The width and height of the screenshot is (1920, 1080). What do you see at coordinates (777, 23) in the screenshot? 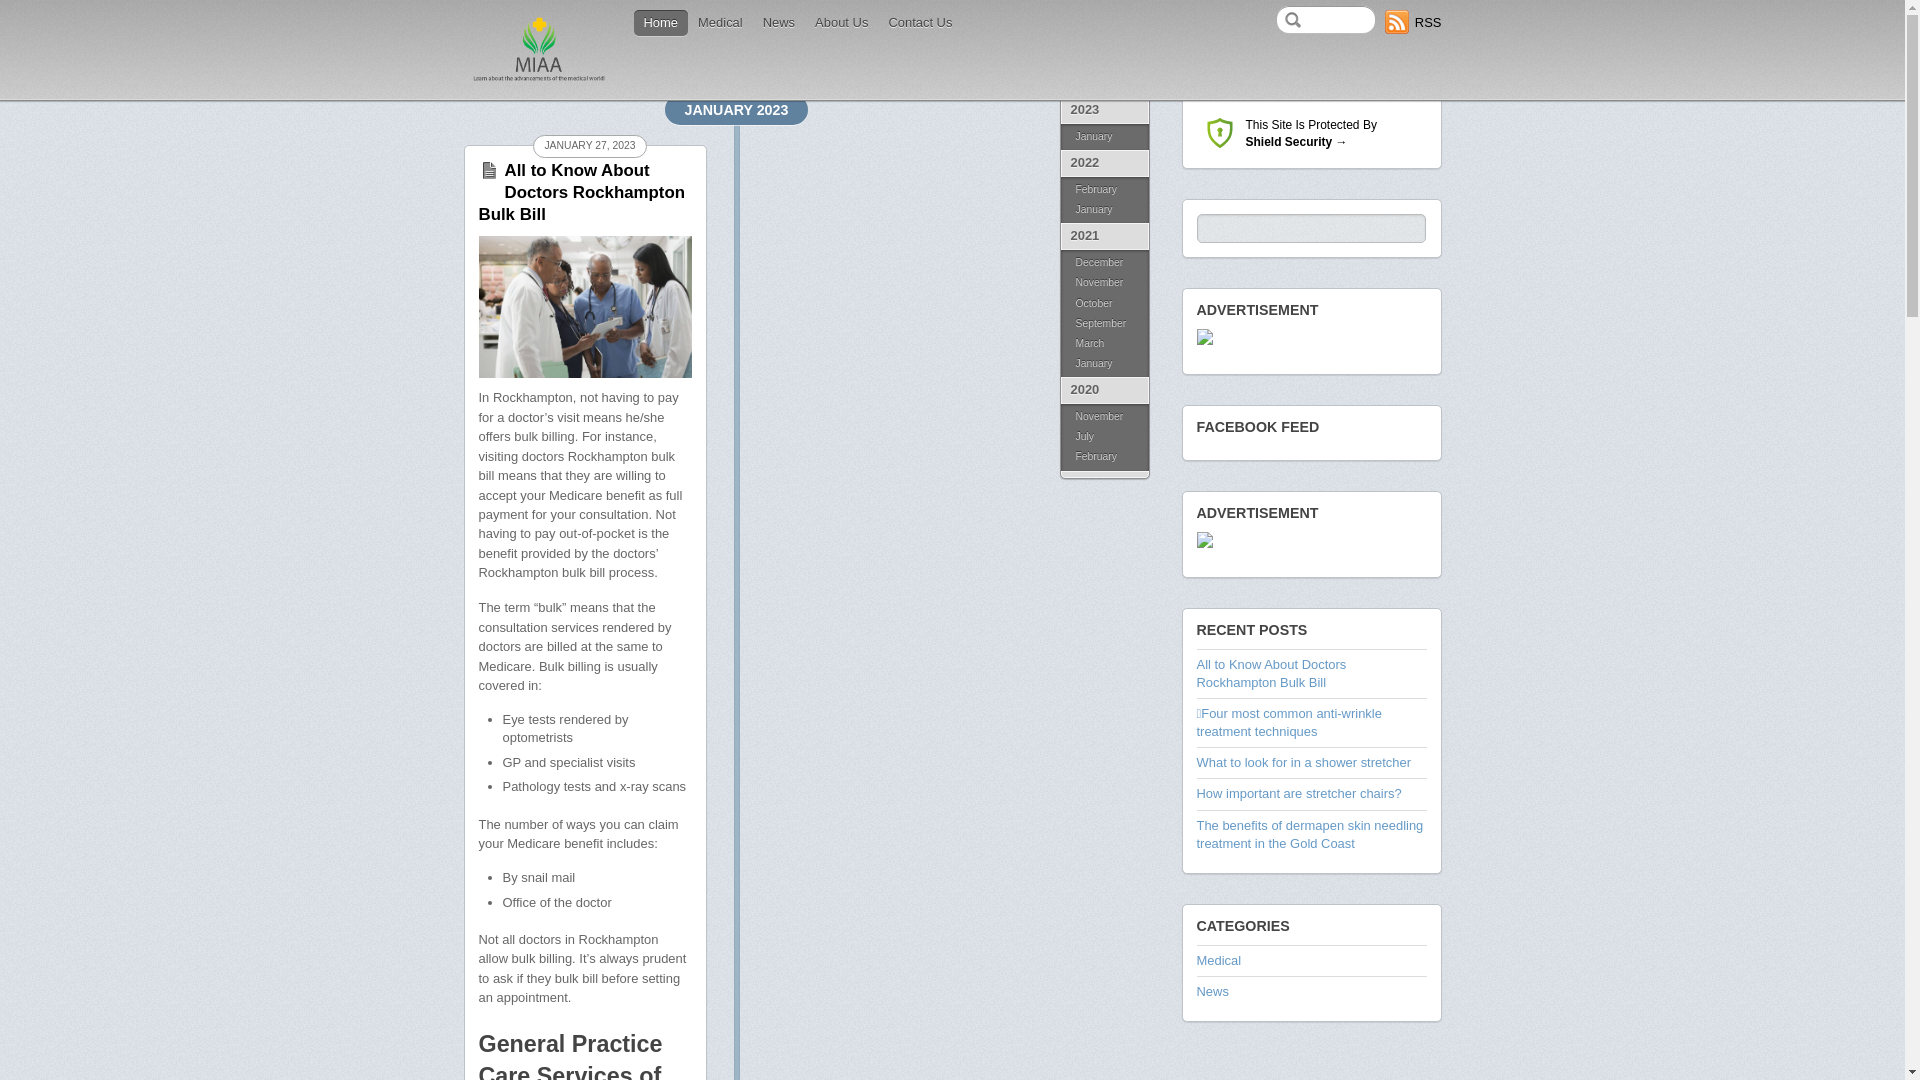
I see `'News'` at bounding box center [777, 23].